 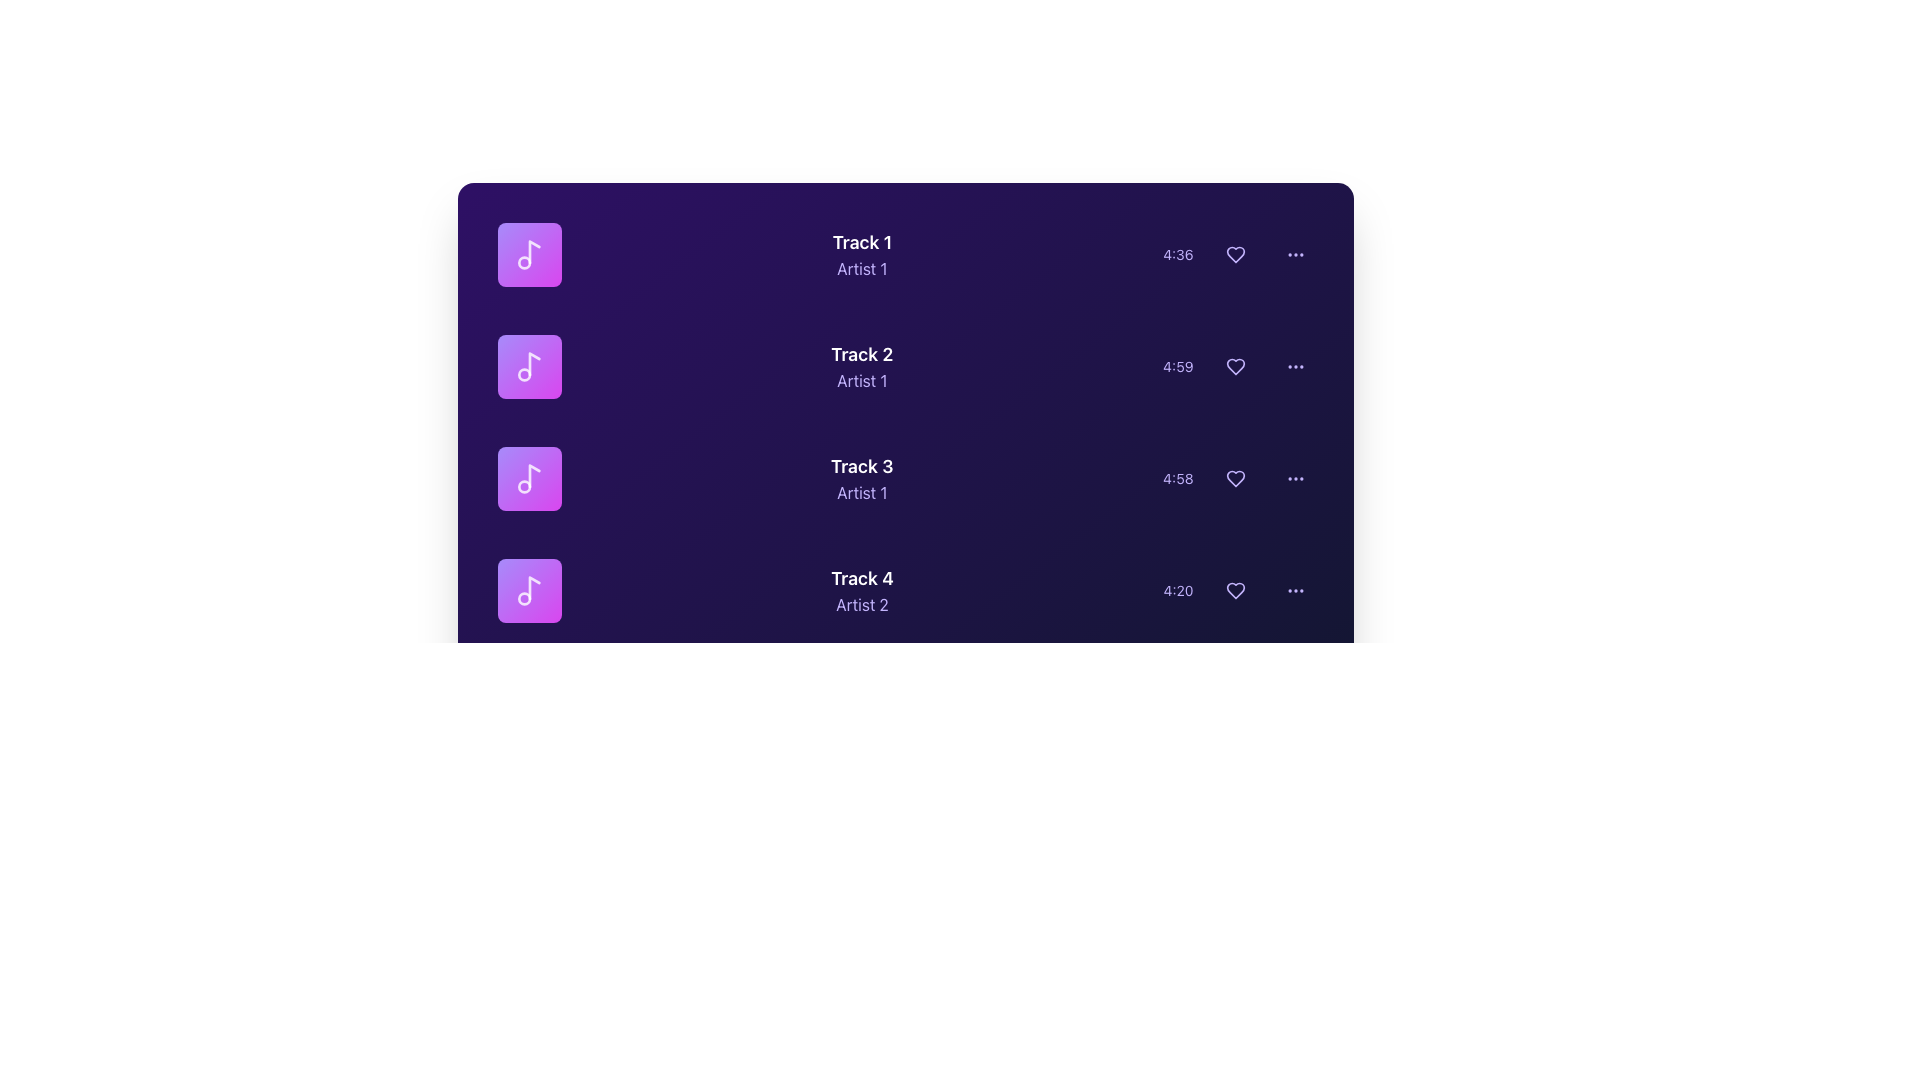 I want to click on the small arrow-shaped vector graphic set within the purple square background in the fourth row of the vertical list, so click(x=530, y=589).